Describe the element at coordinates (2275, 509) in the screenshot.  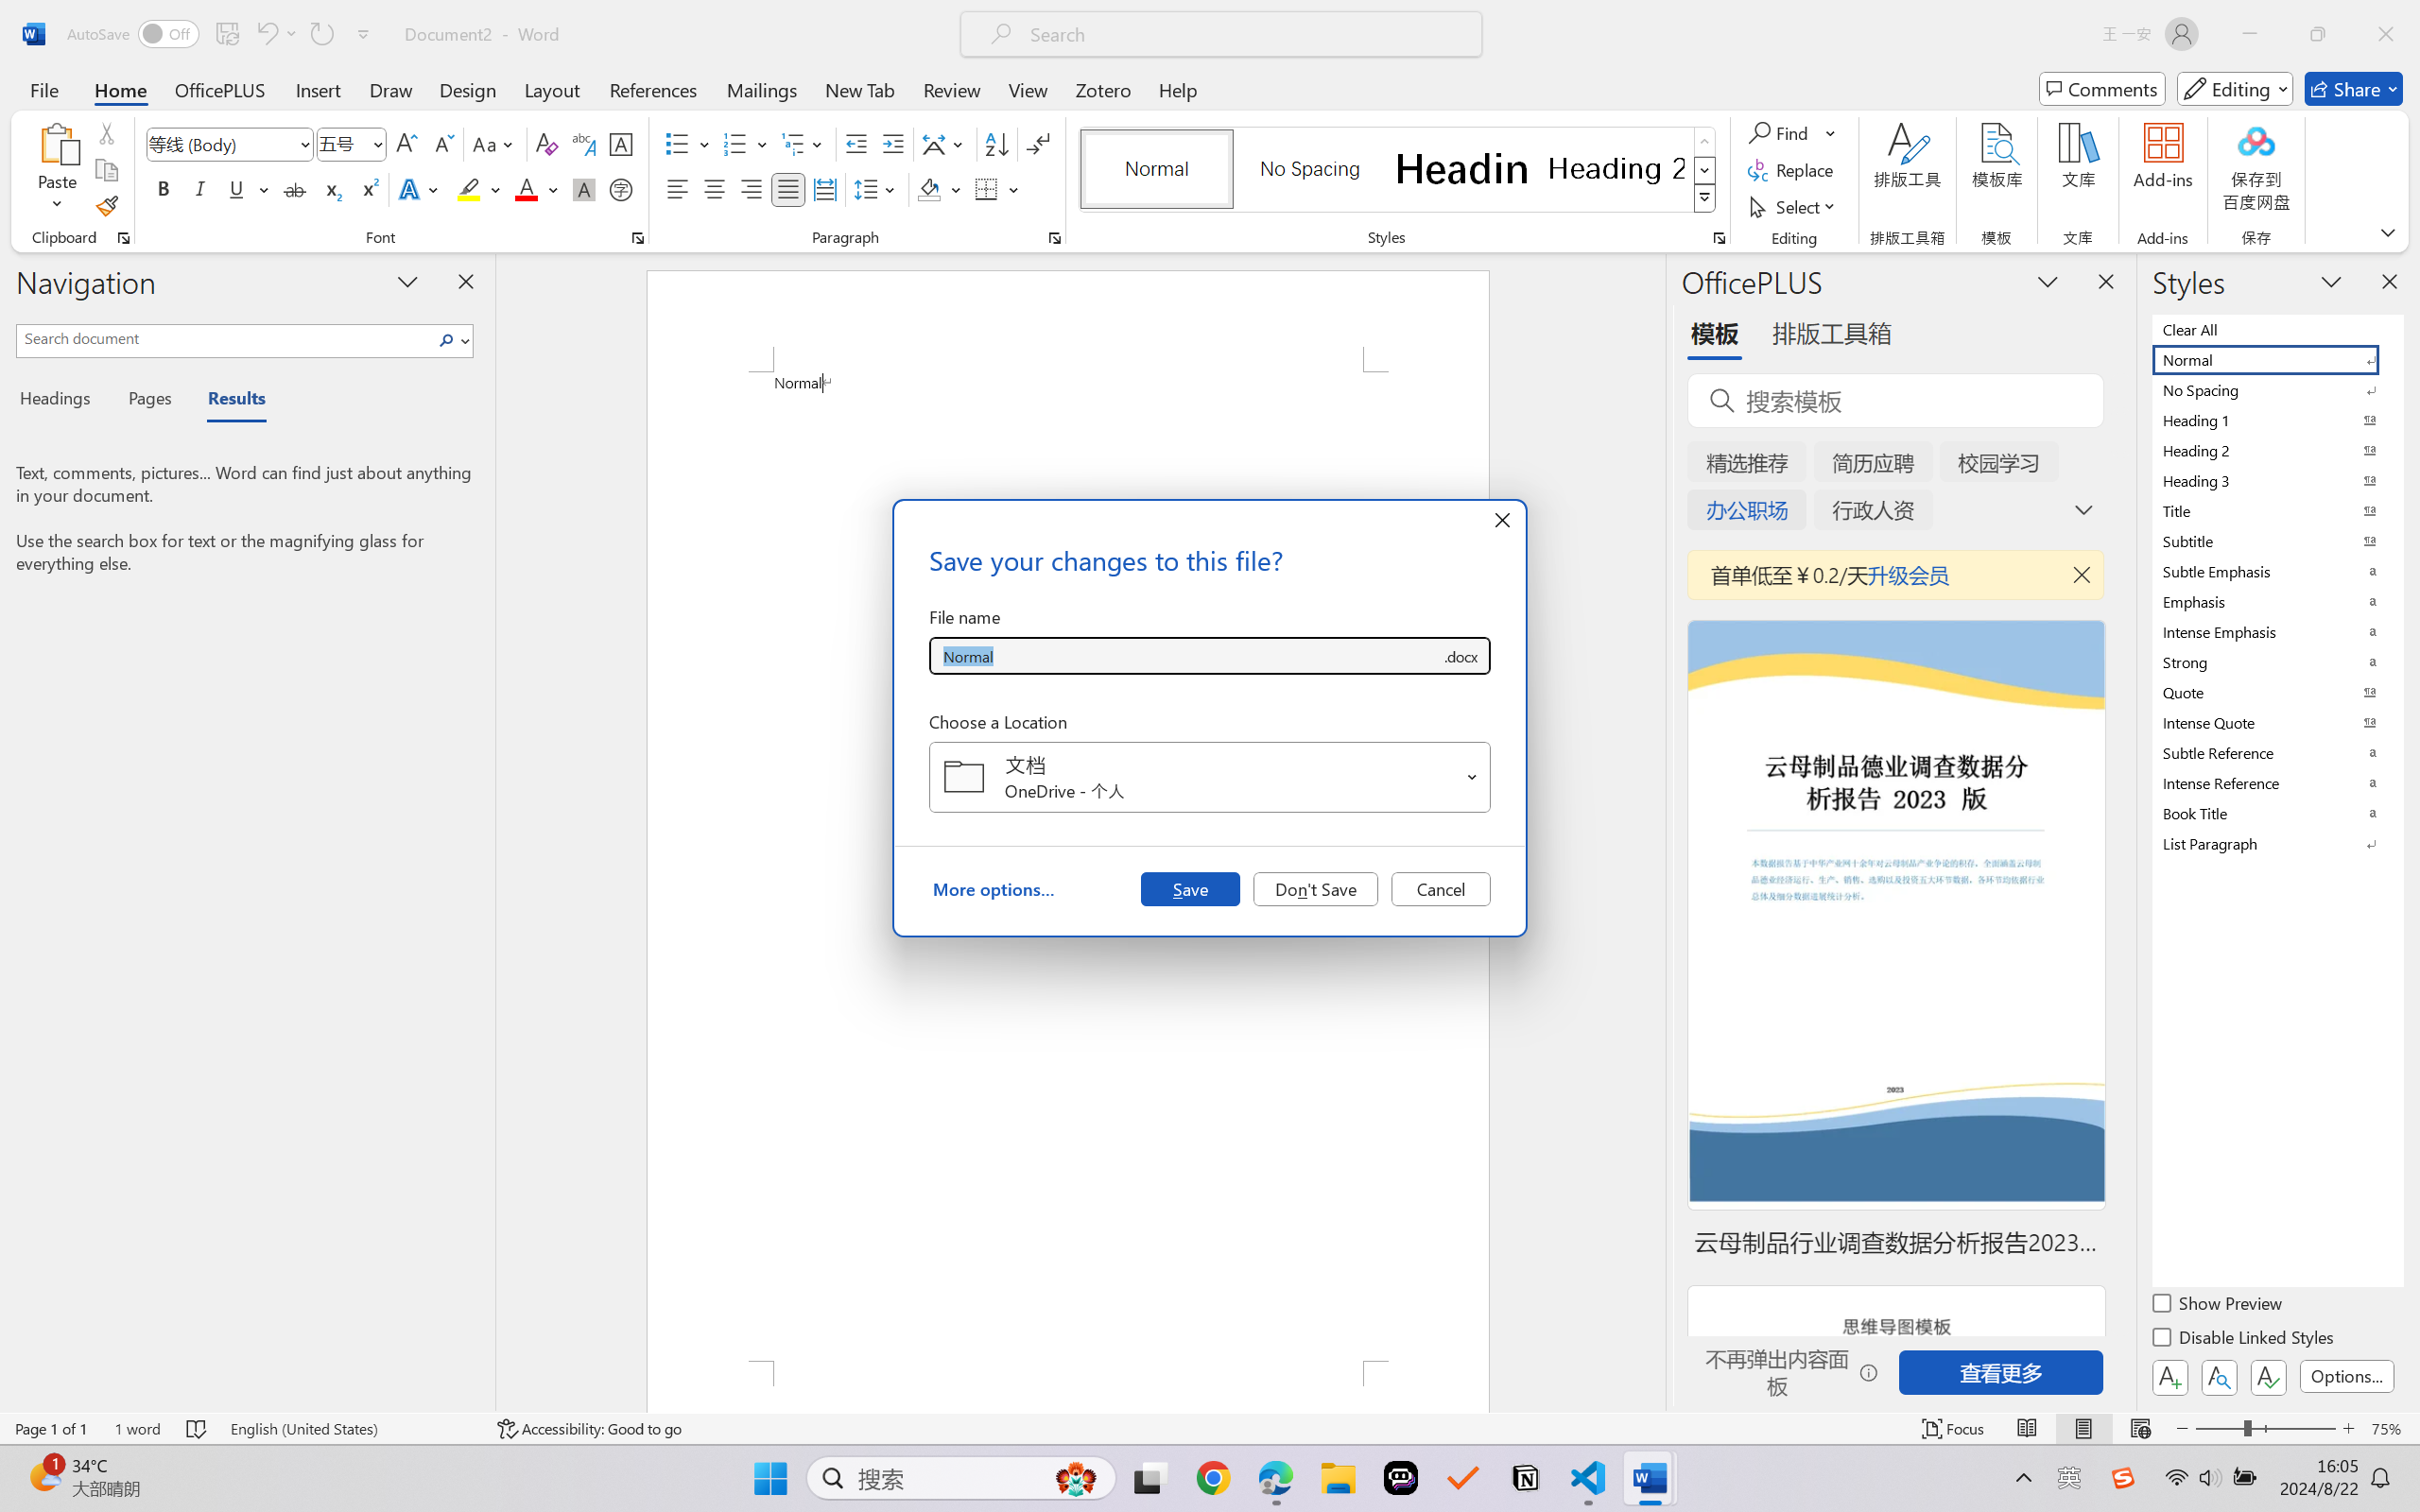
I see `'Title'` at that location.